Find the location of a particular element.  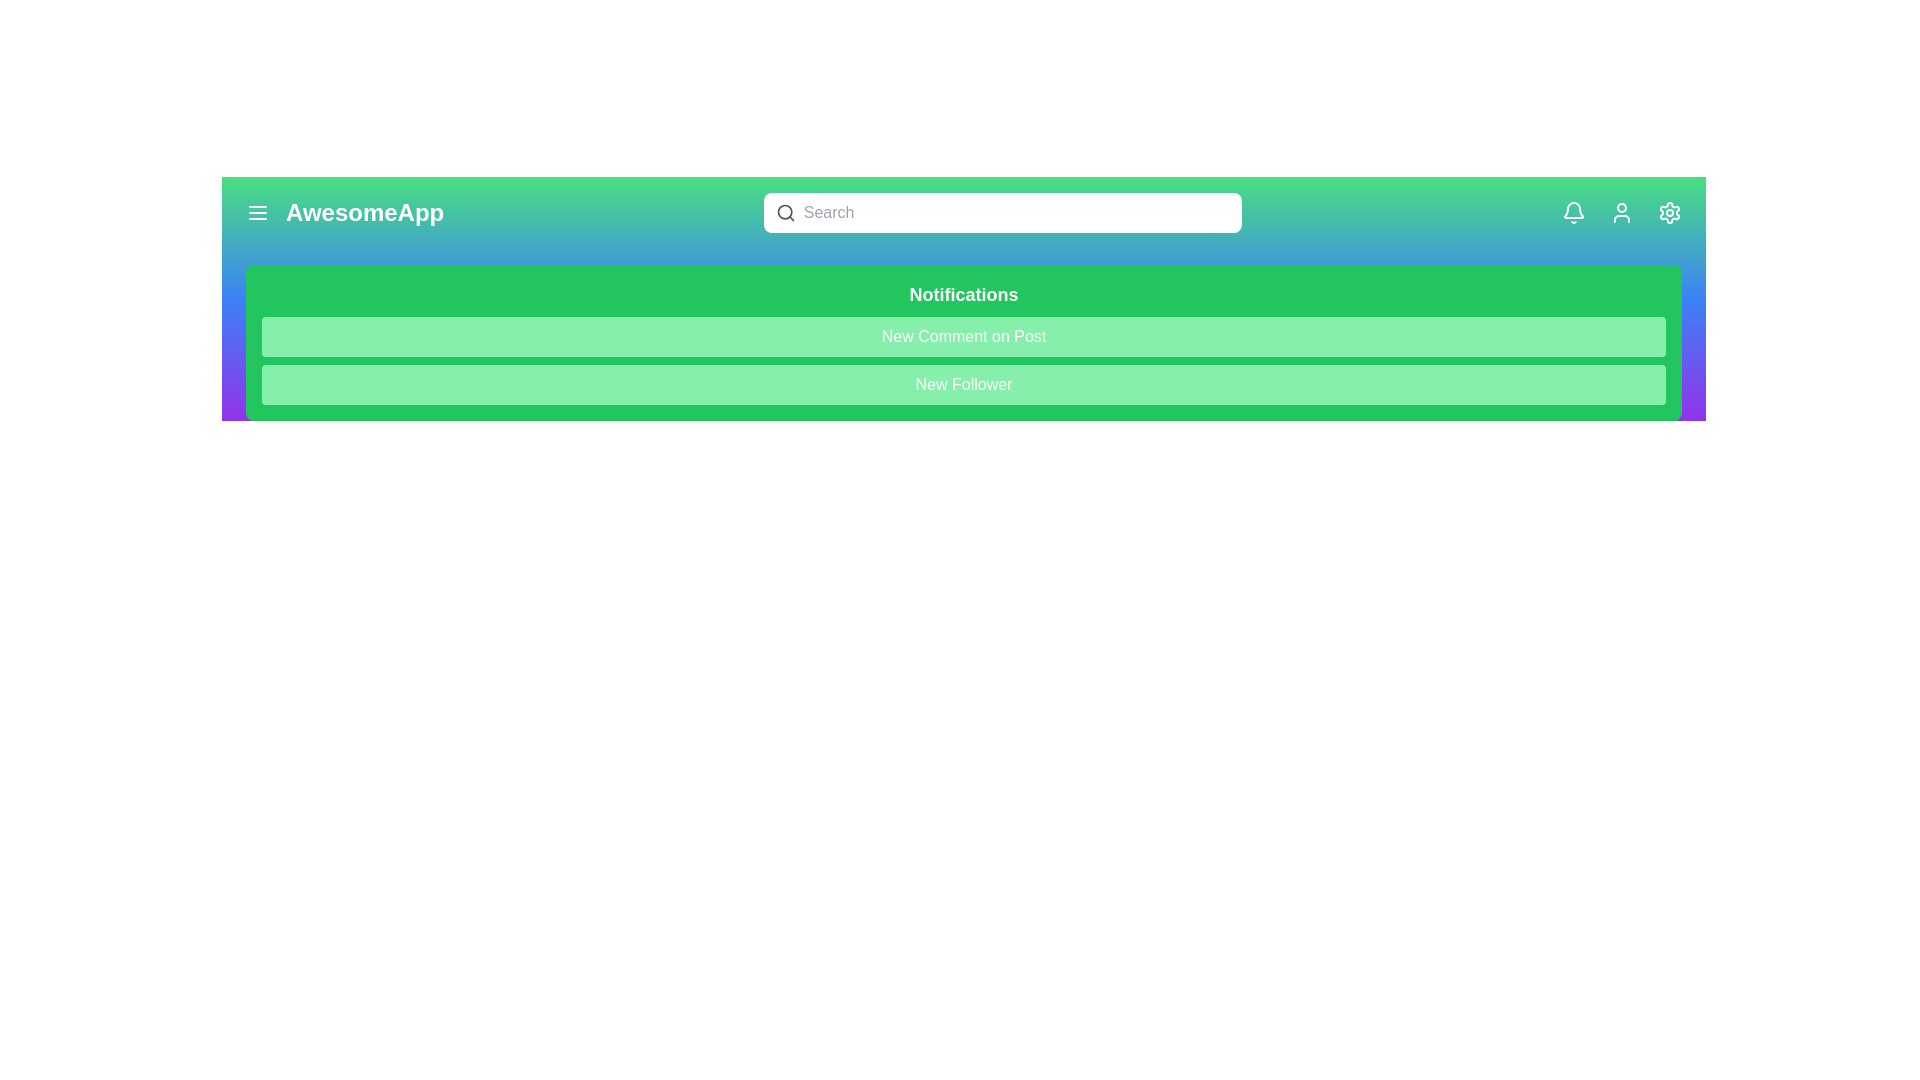

the bell notification icon located in the top-right corner of the interface is located at coordinates (1573, 210).